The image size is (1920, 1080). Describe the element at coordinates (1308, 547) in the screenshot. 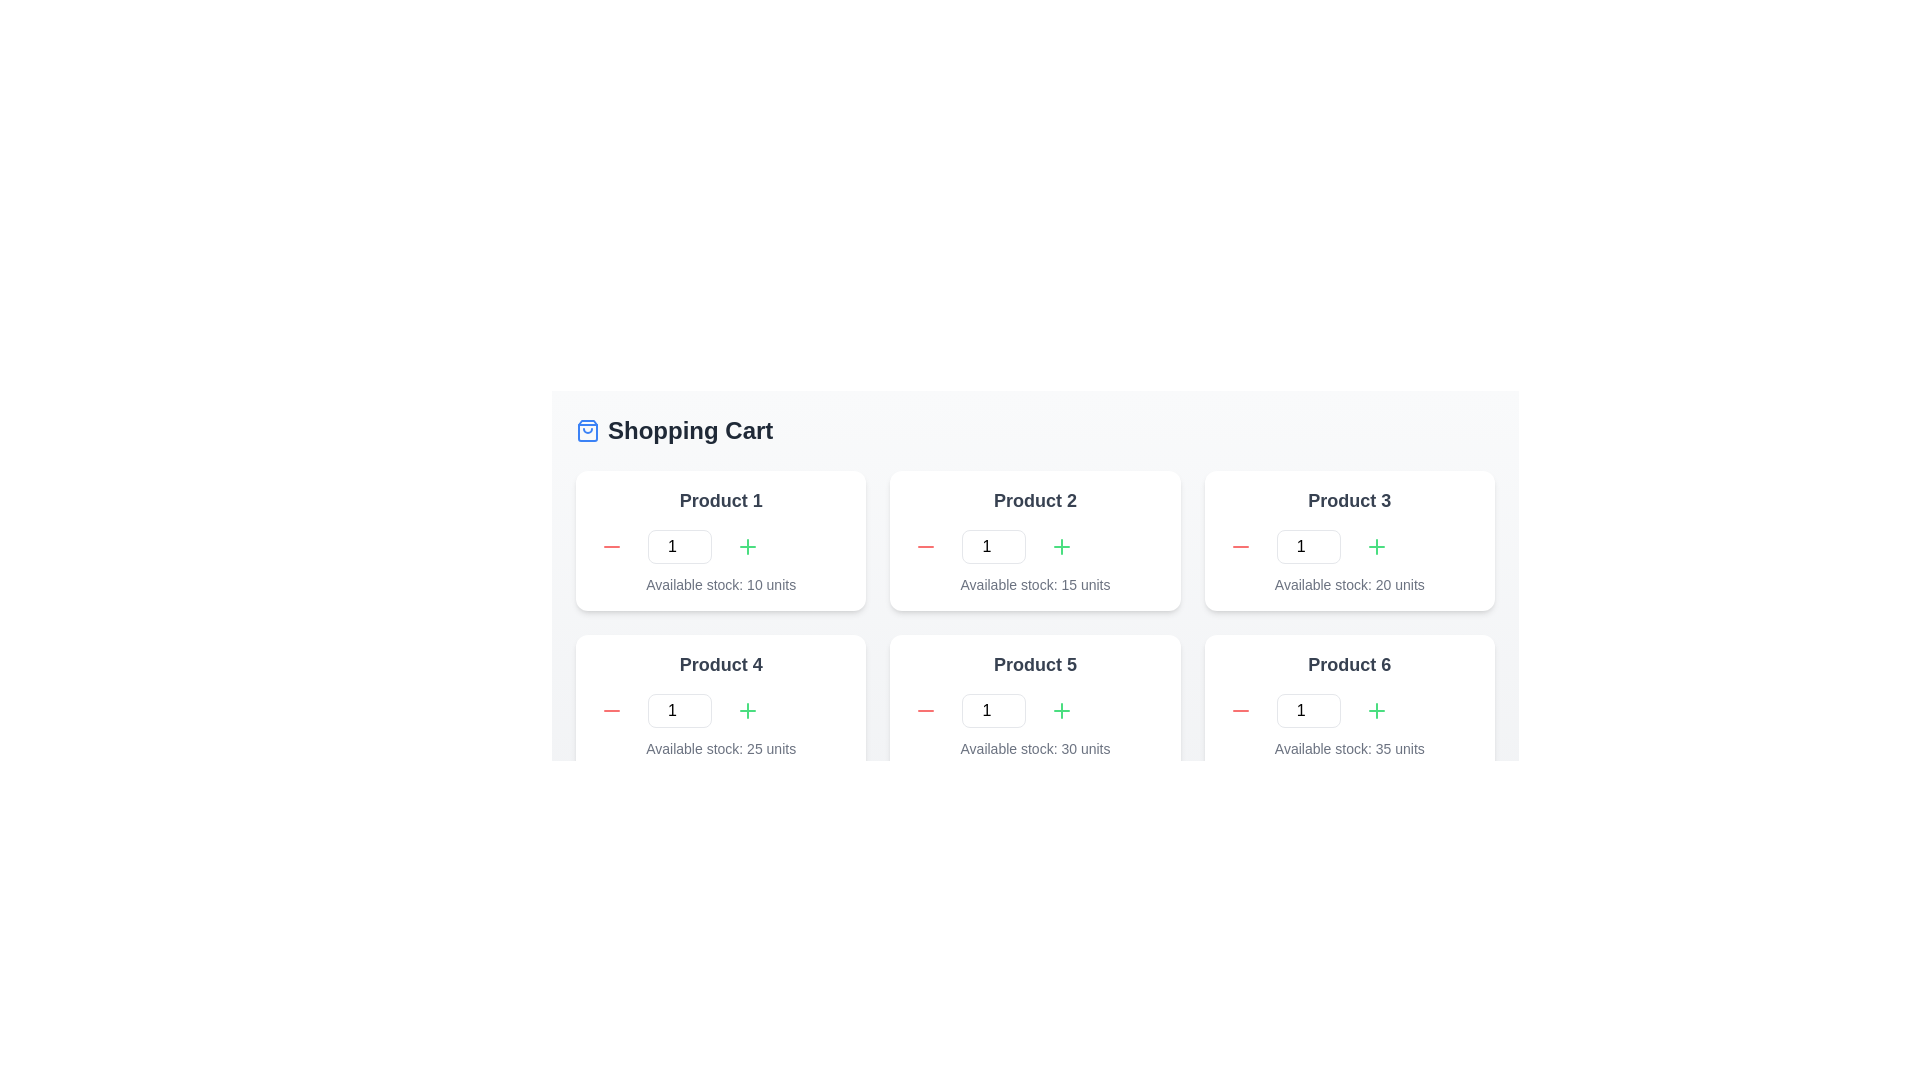

I see `the numeric input box displaying the number '1' within the 'Product 3' card to focus on it` at that location.